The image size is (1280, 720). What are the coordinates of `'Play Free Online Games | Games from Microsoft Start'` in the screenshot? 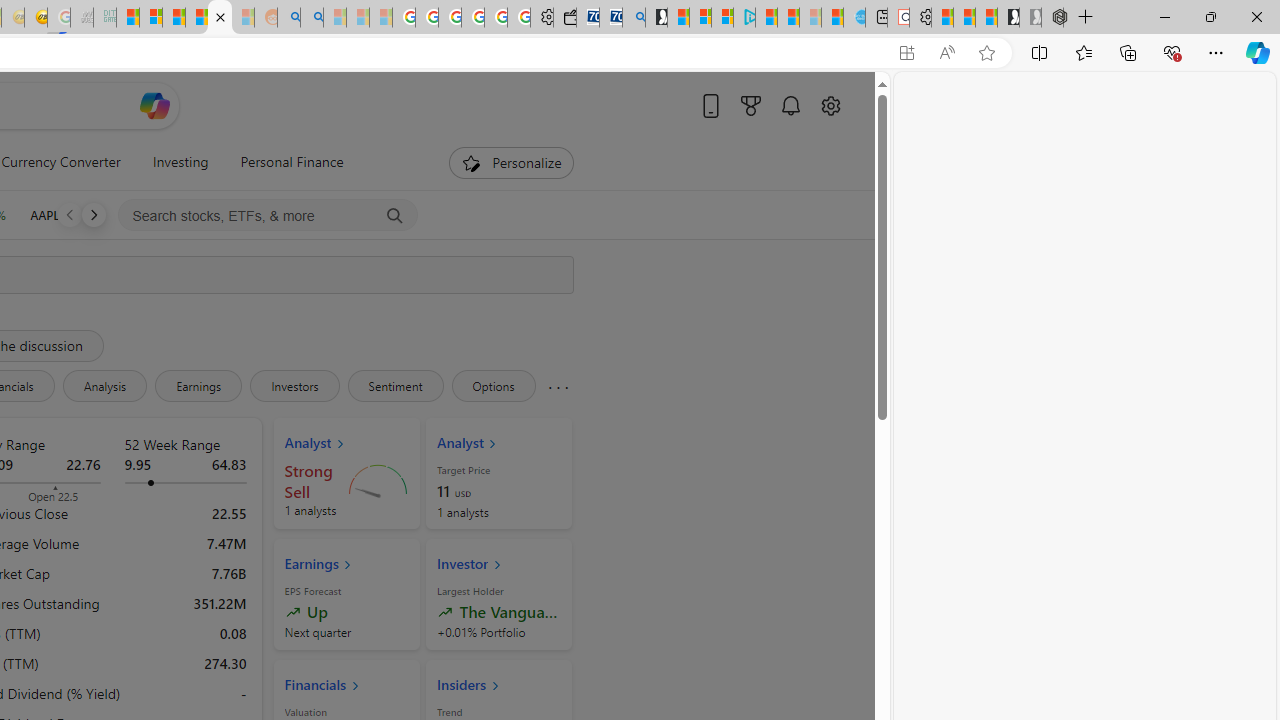 It's located at (1008, 17).